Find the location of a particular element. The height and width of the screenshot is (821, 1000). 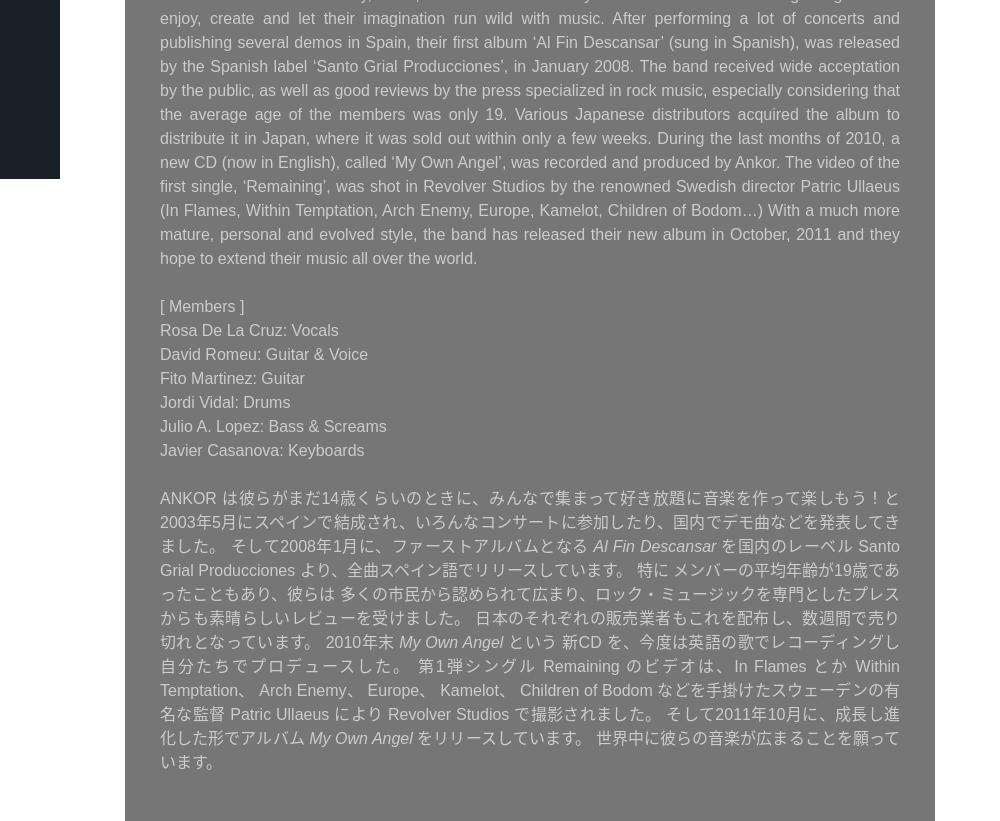

'Julio A. Lopez: Bass & Screams' is located at coordinates (160, 426).